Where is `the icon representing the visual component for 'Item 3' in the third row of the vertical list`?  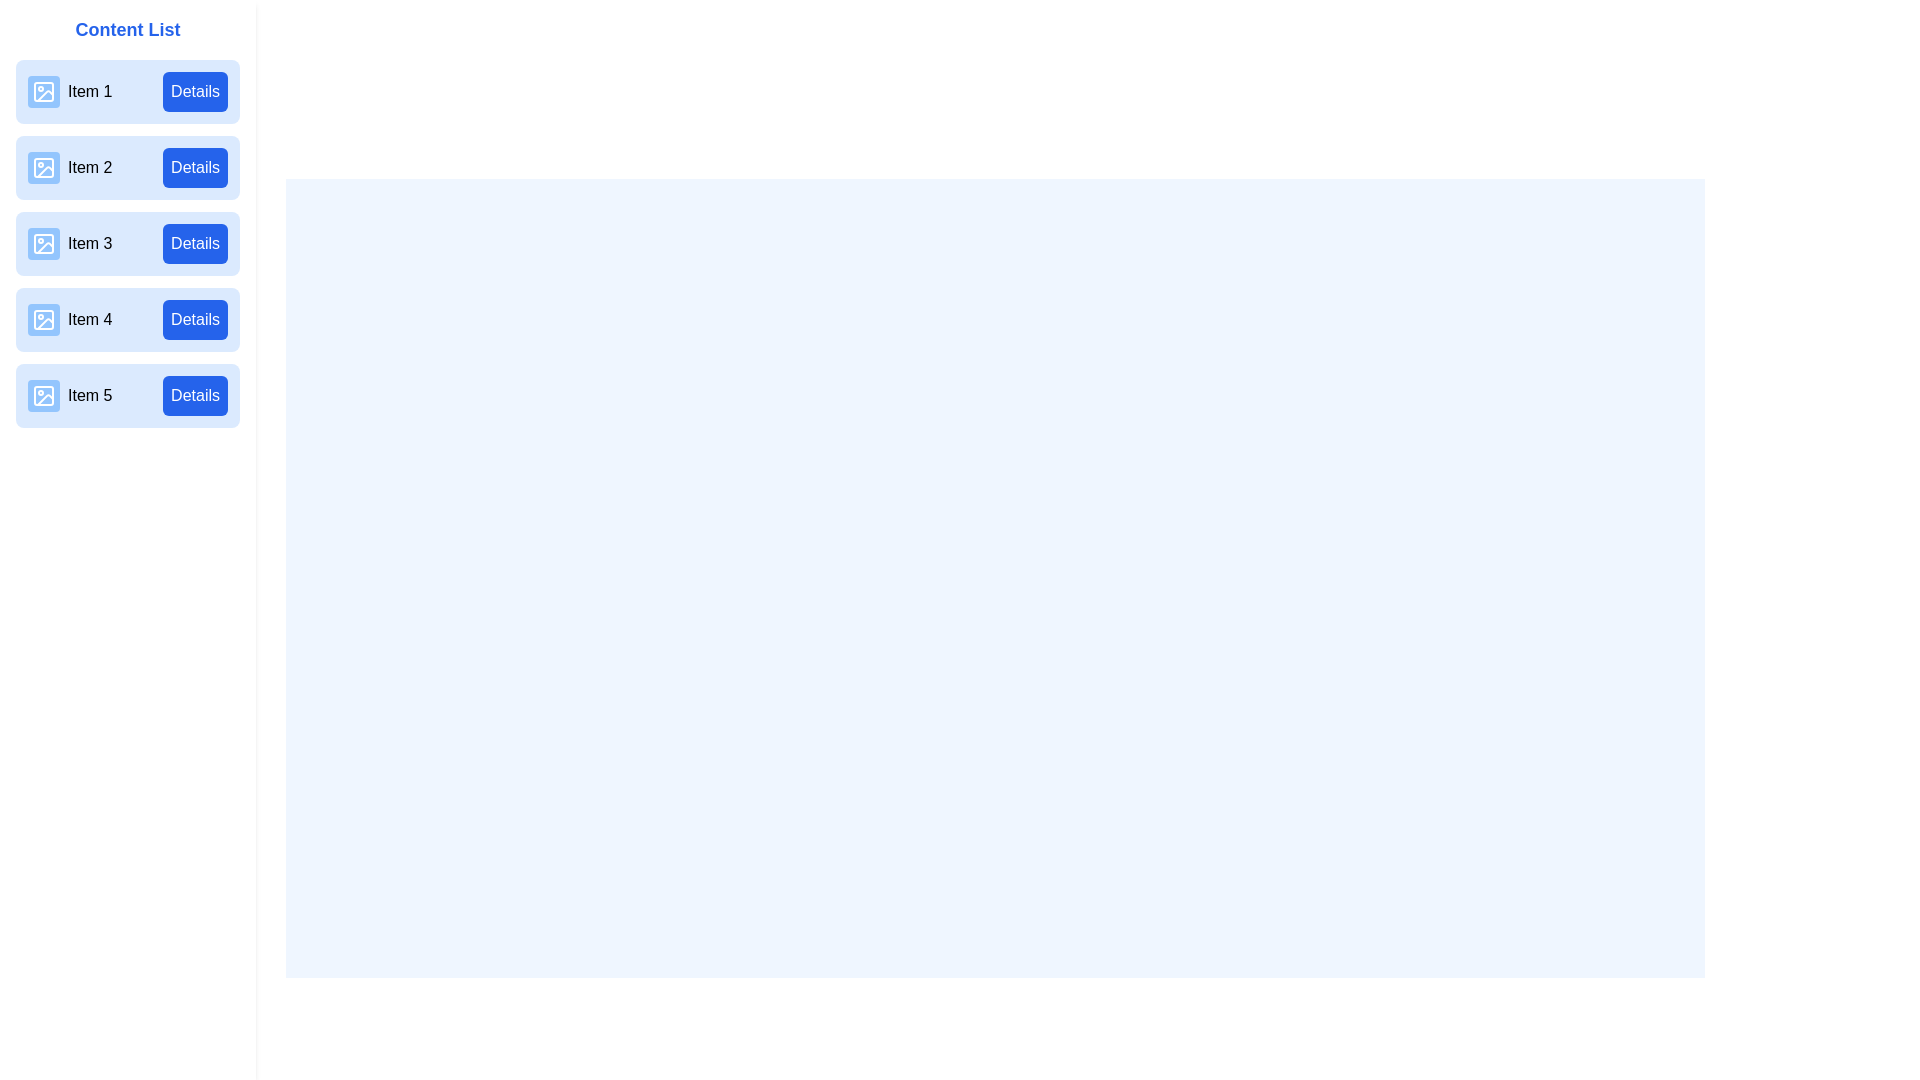
the icon representing the visual component for 'Item 3' in the third row of the vertical list is located at coordinates (43, 242).